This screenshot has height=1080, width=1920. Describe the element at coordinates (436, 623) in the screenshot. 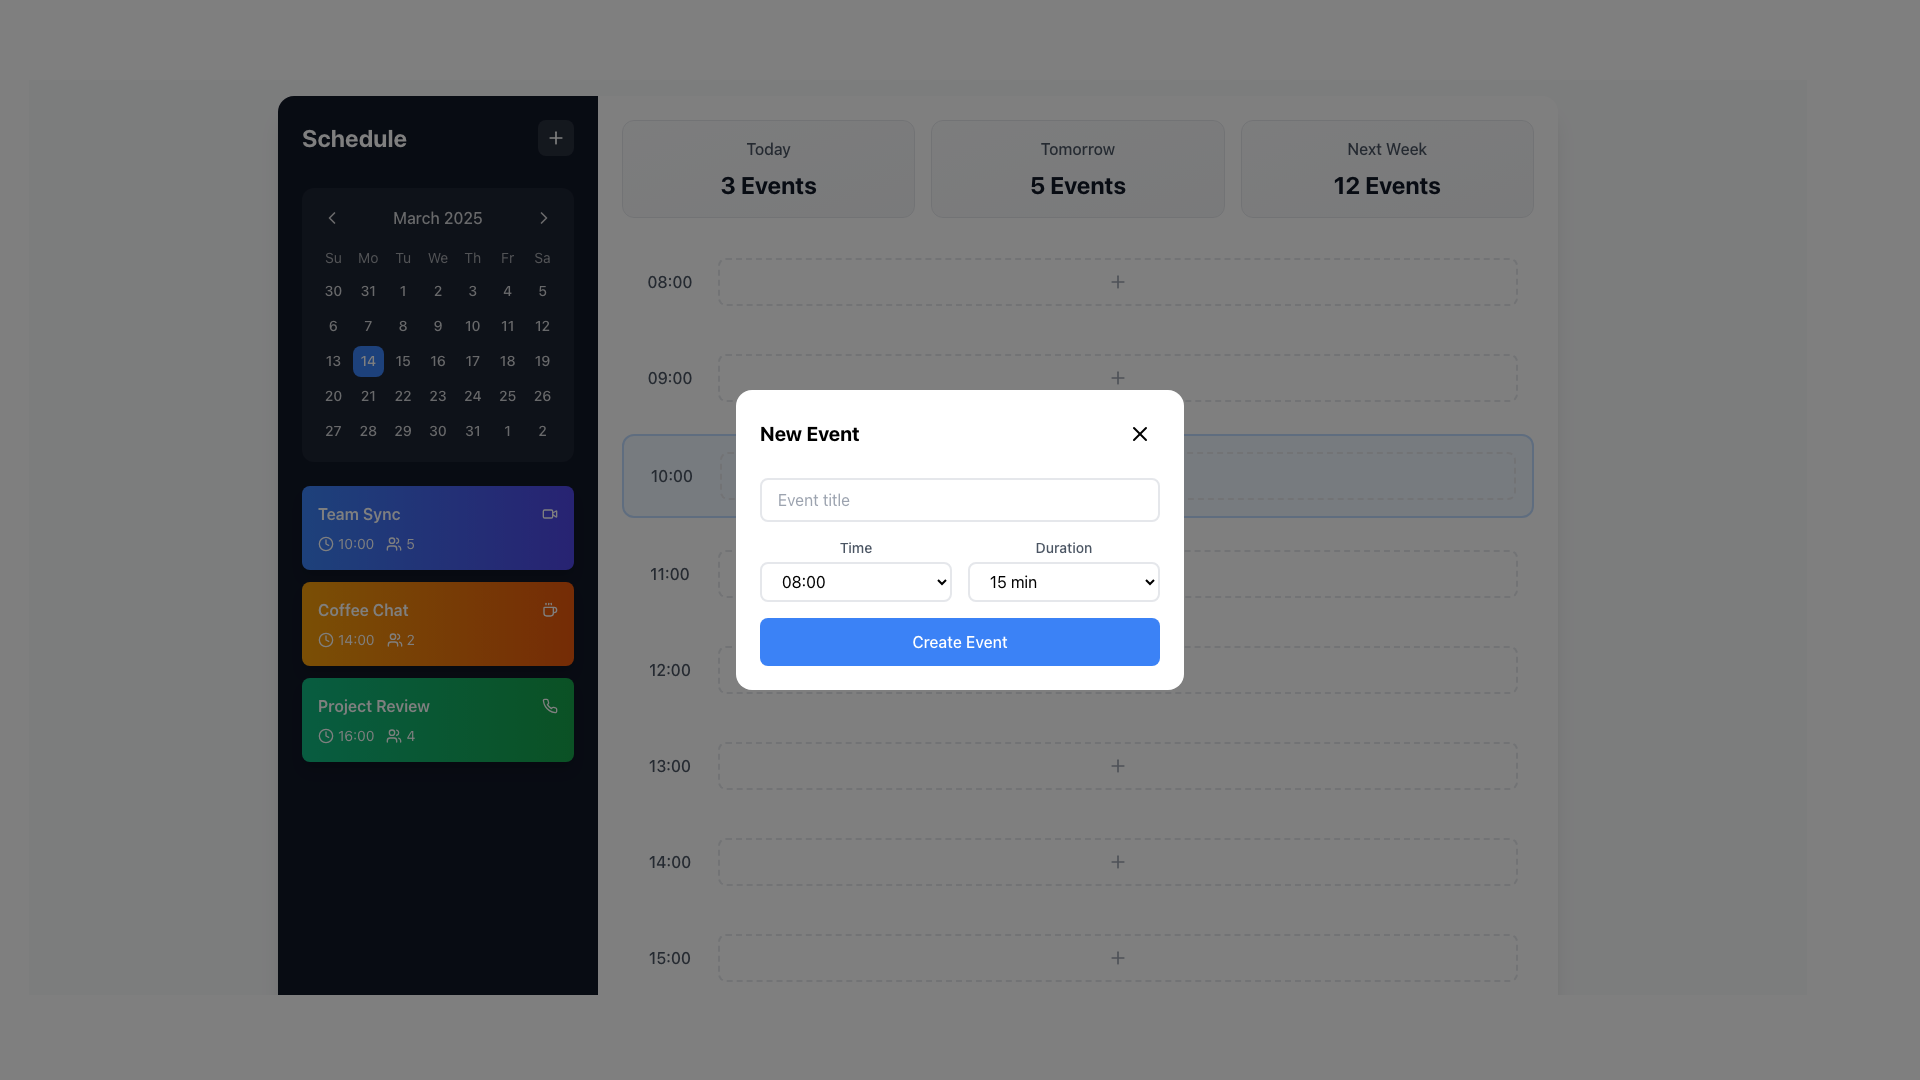

I see `the 'Coffee Chat' event card located` at that location.